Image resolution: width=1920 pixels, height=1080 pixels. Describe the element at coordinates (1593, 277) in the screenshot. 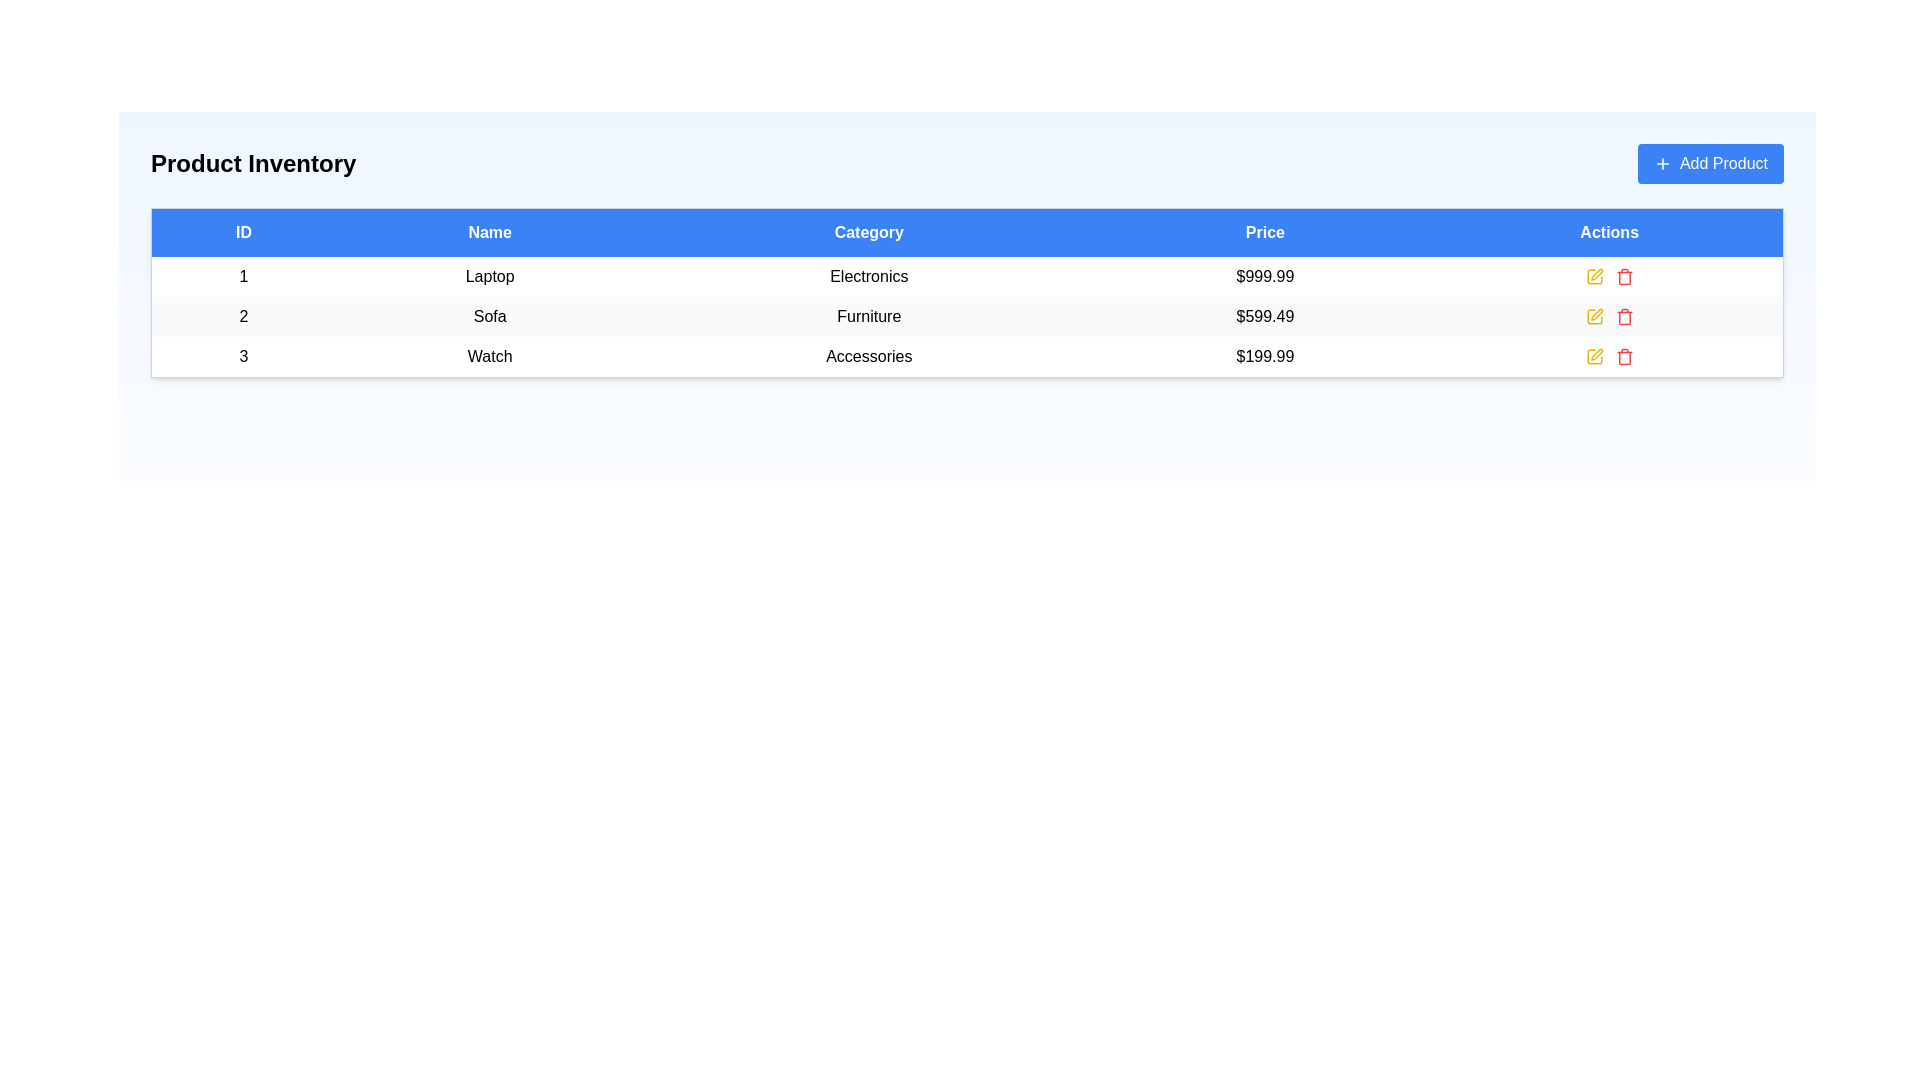

I see `the yellow editing icon in the 'Actions' column of the first row in the 'Product Inventory' table` at that location.